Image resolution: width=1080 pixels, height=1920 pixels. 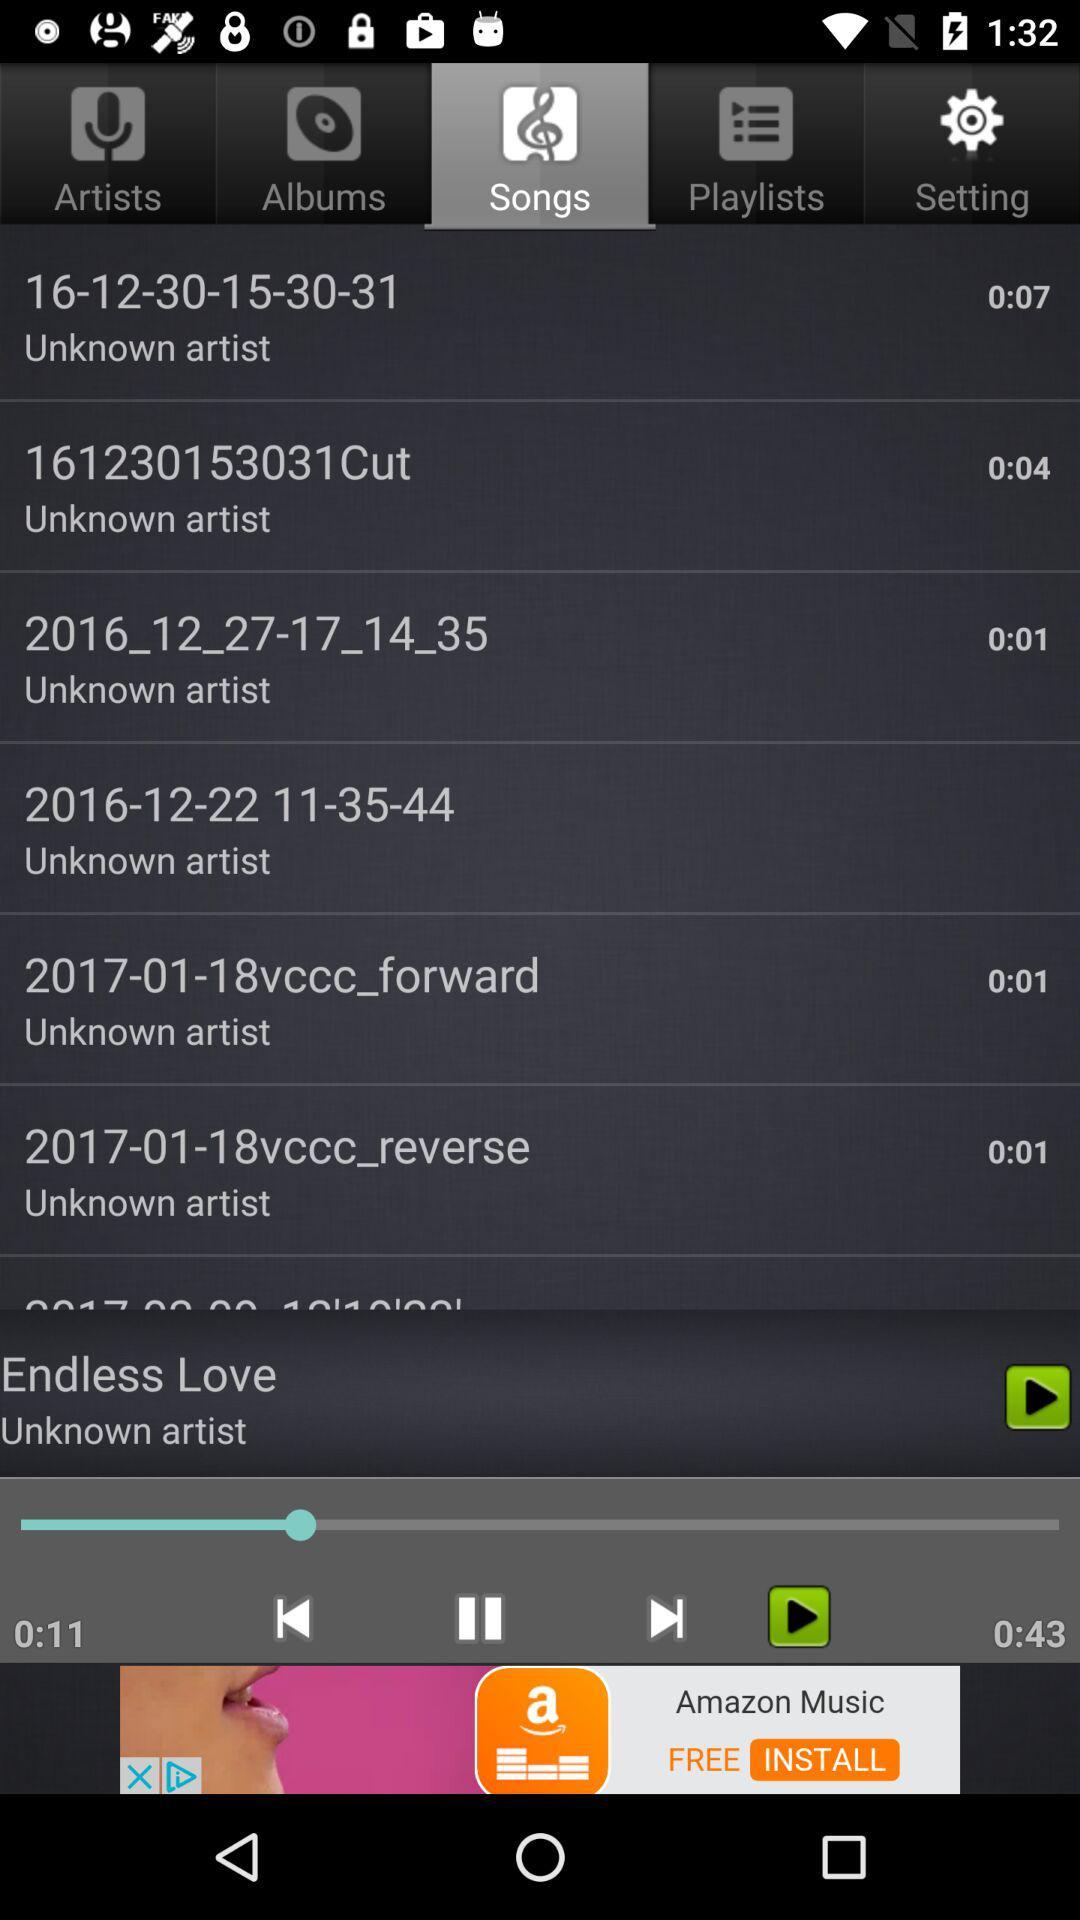 I want to click on the song option, so click(x=798, y=1616).